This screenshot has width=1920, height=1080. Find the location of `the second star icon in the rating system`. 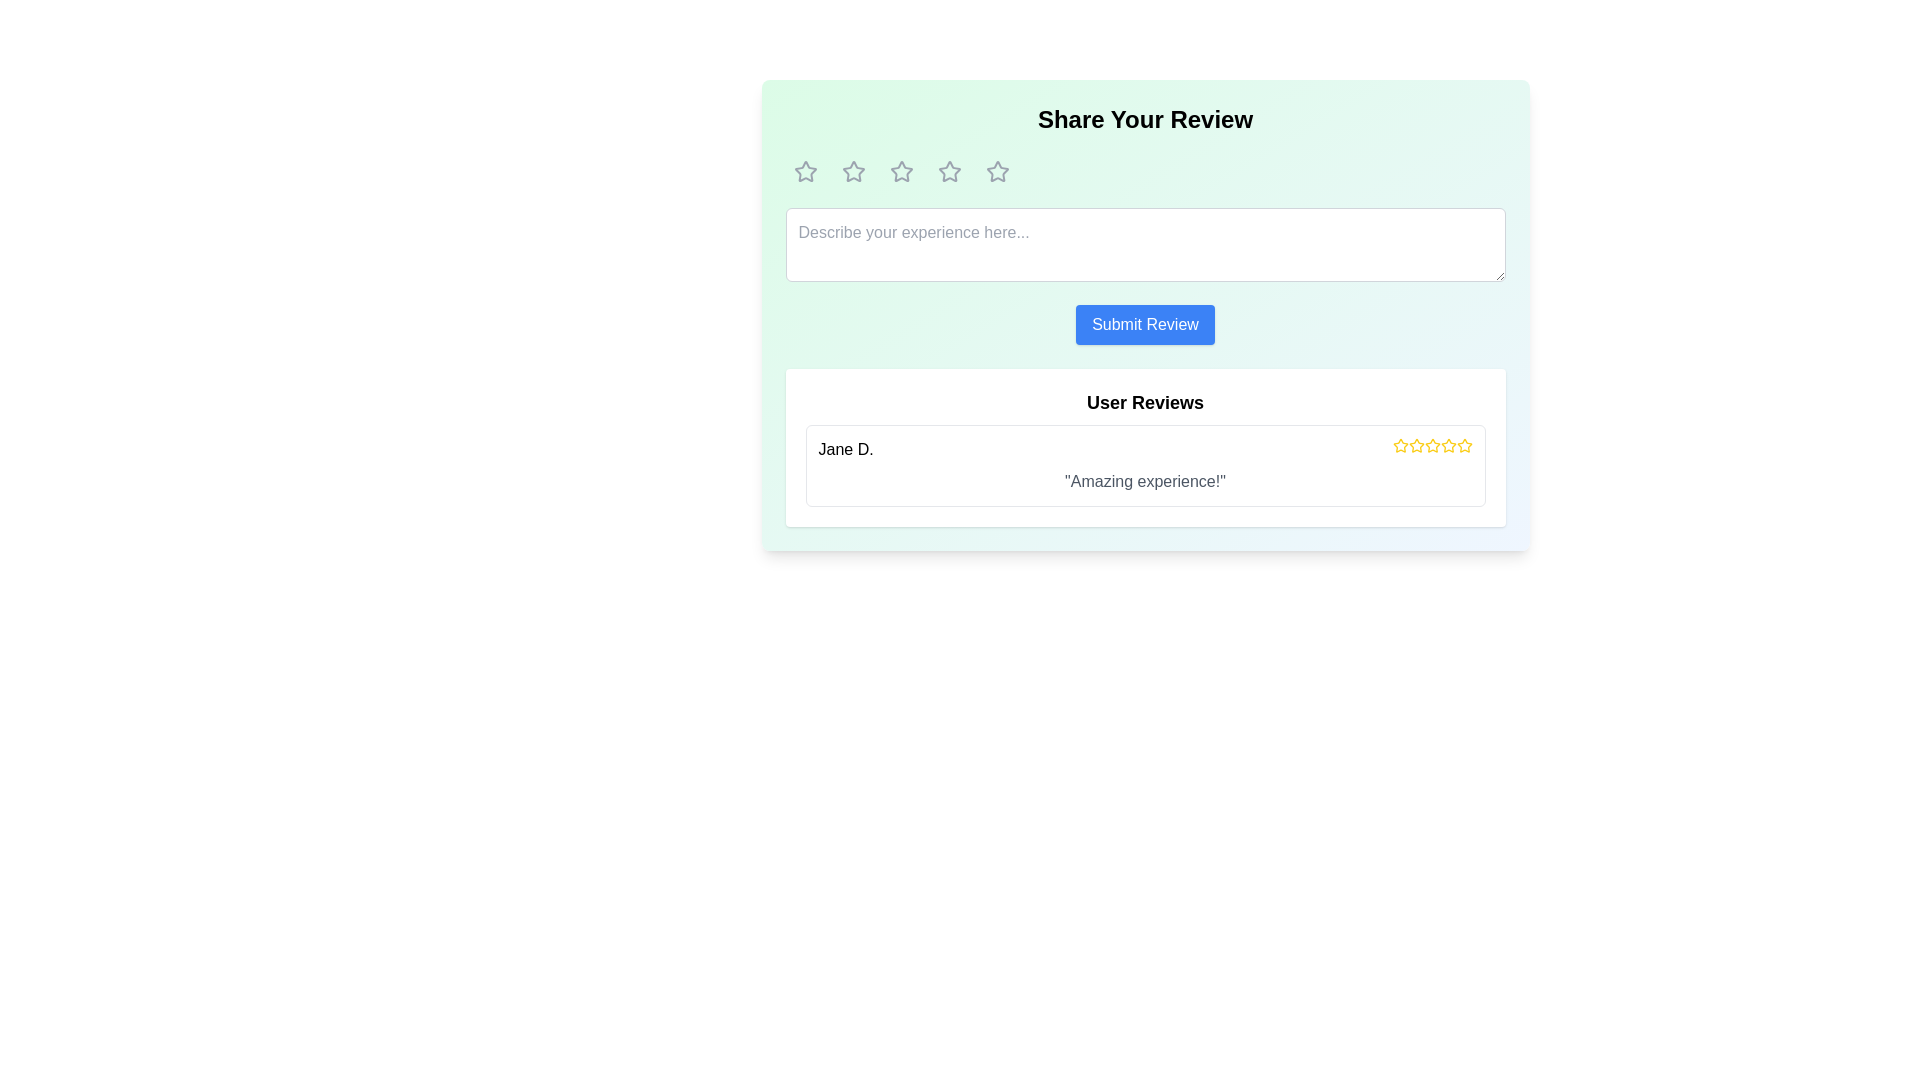

the second star icon in the rating system is located at coordinates (853, 170).